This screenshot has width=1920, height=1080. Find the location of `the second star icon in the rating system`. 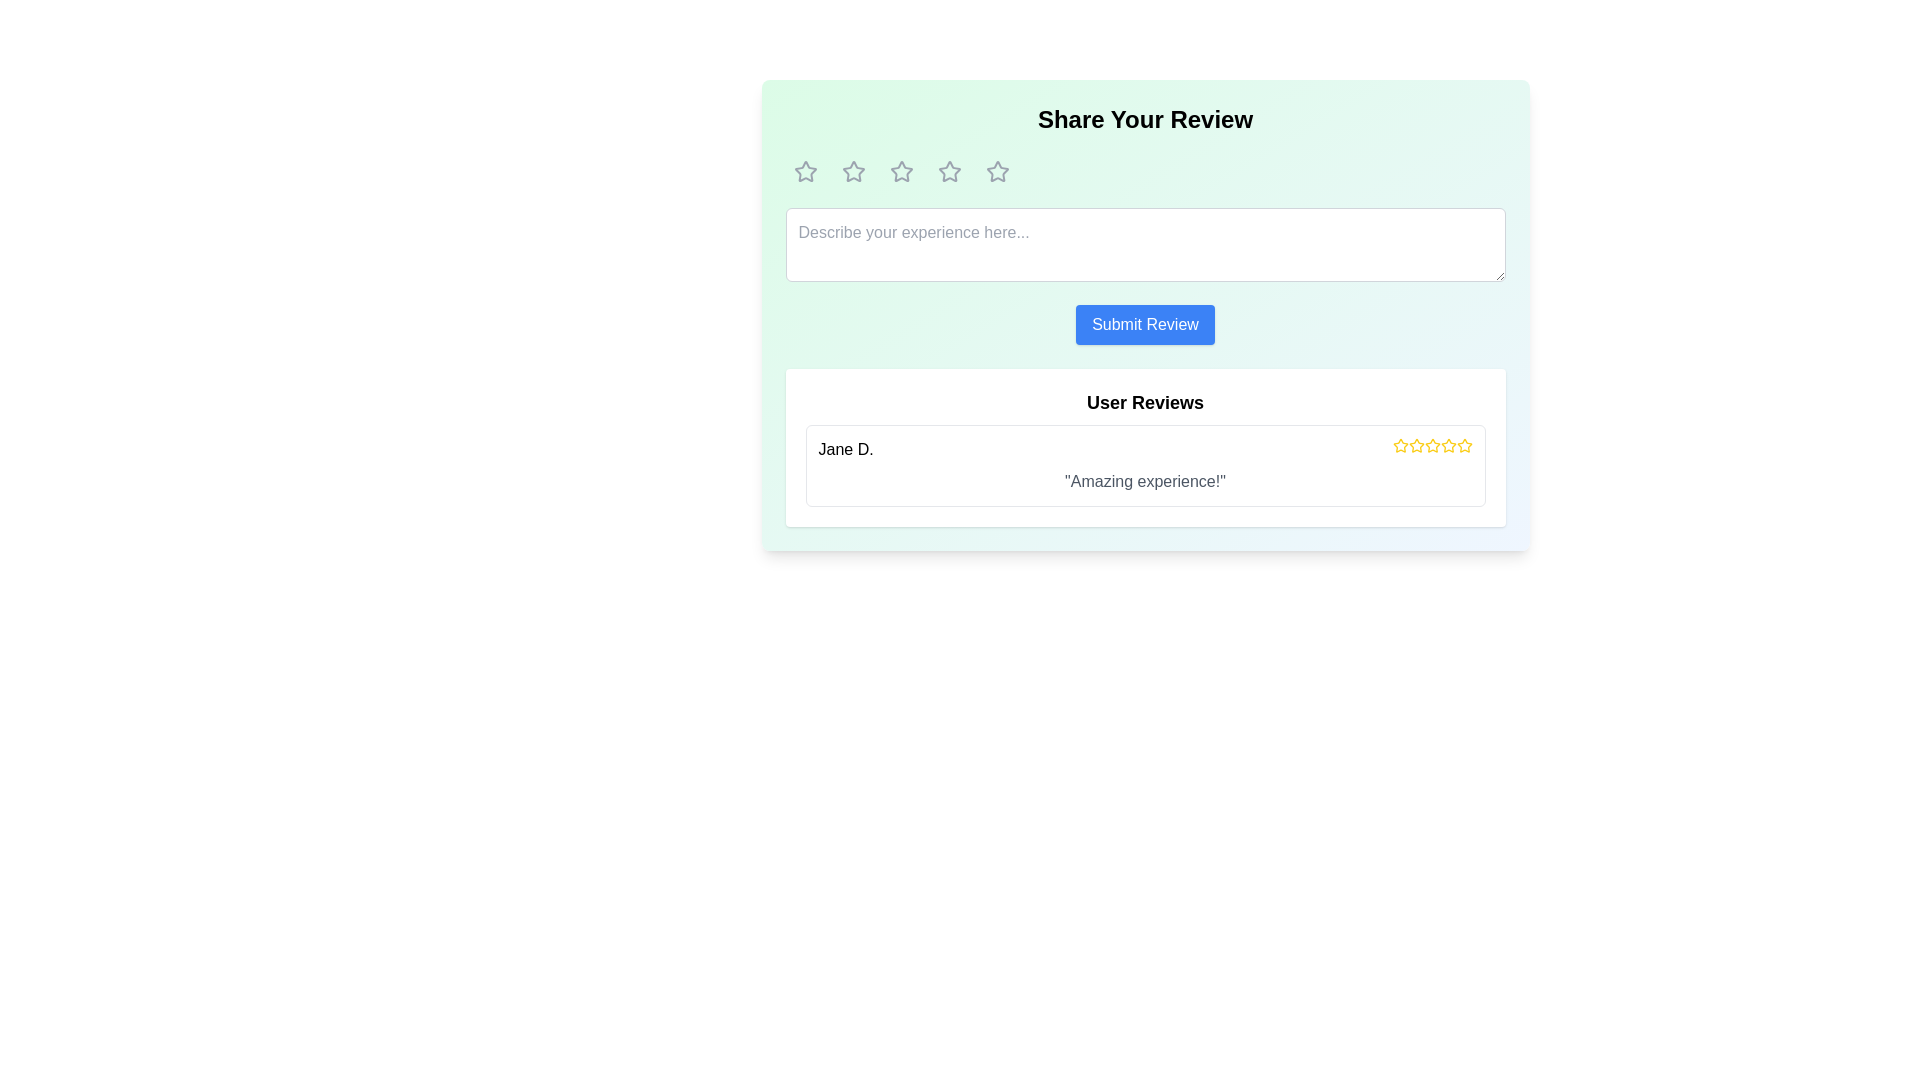

the second star icon in the rating system is located at coordinates (853, 170).